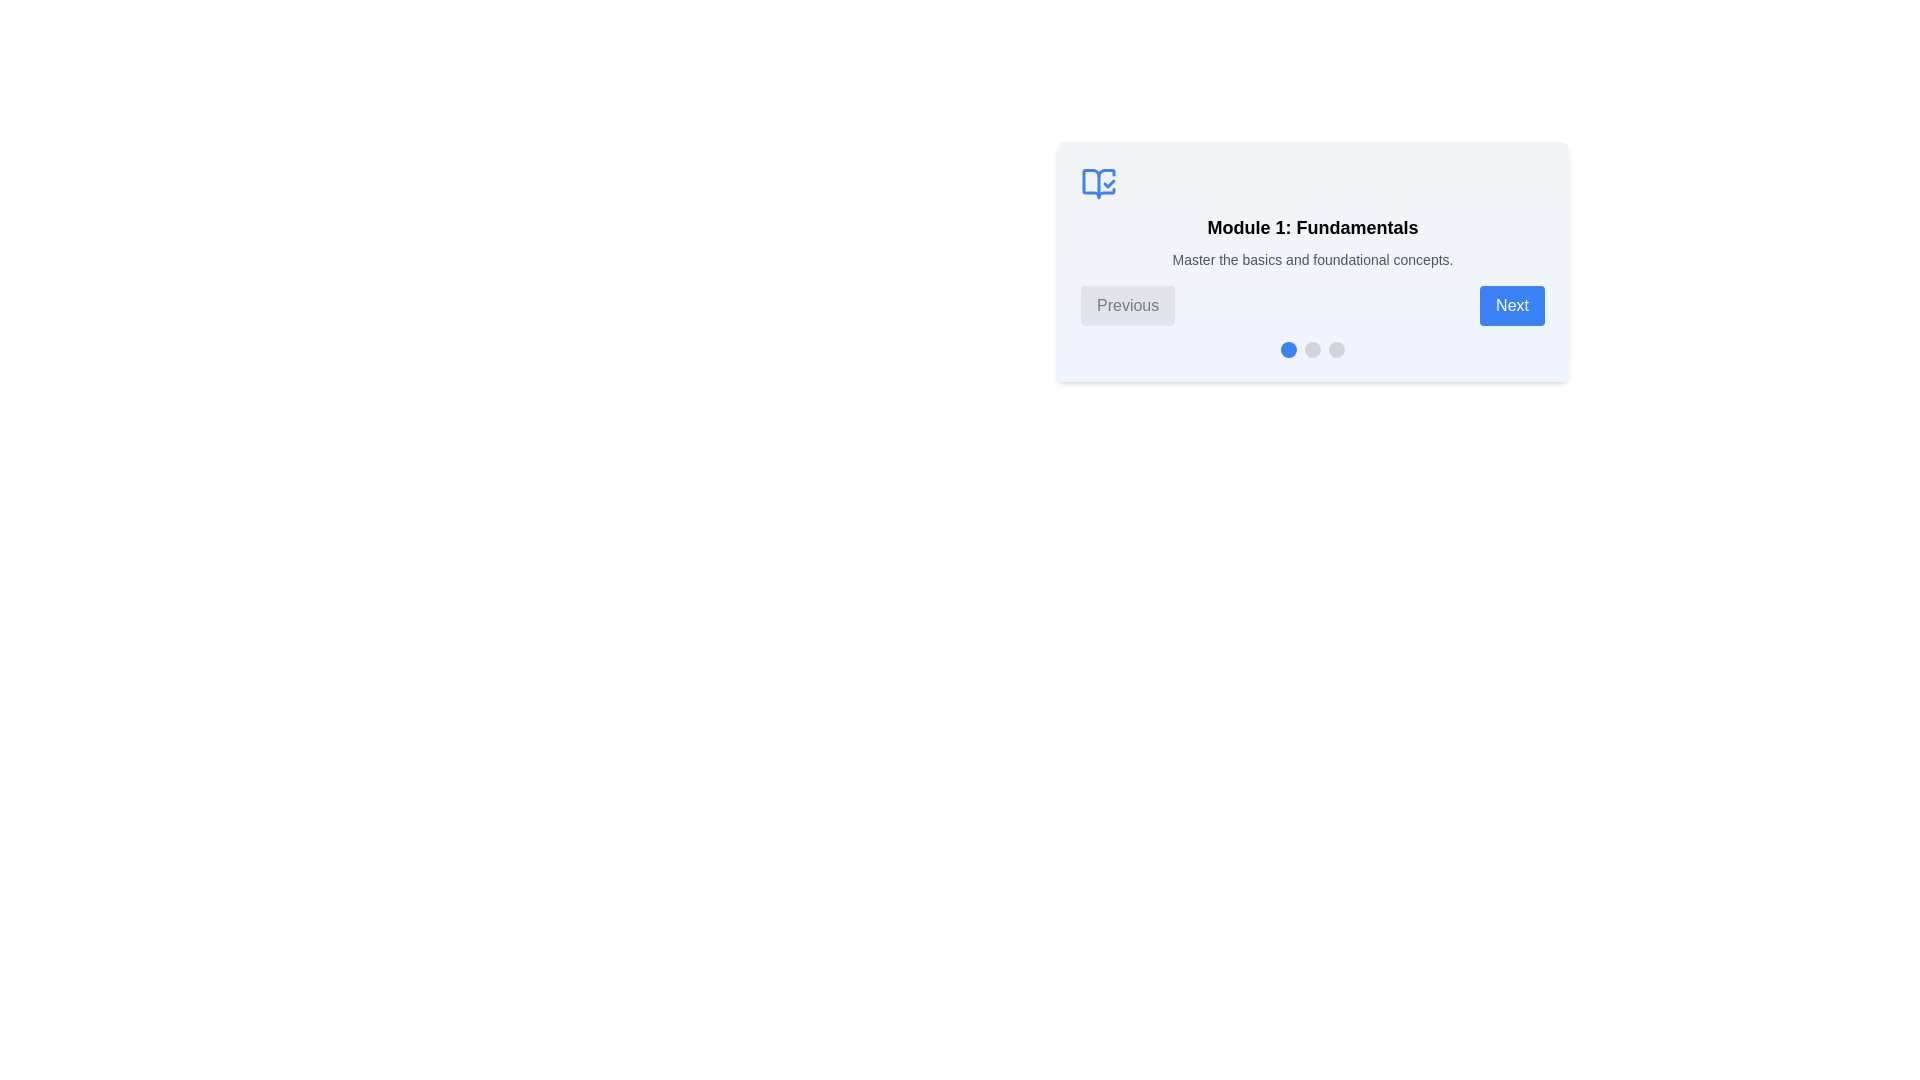 This screenshot has width=1920, height=1080. Describe the element at coordinates (1289, 349) in the screenshot. I see `the module corresponding to the dot indicator by clicking on it. Use the parameter 1 to specify the module (1 for the first module, 2 for the second, and 3 for the third)` at that location.